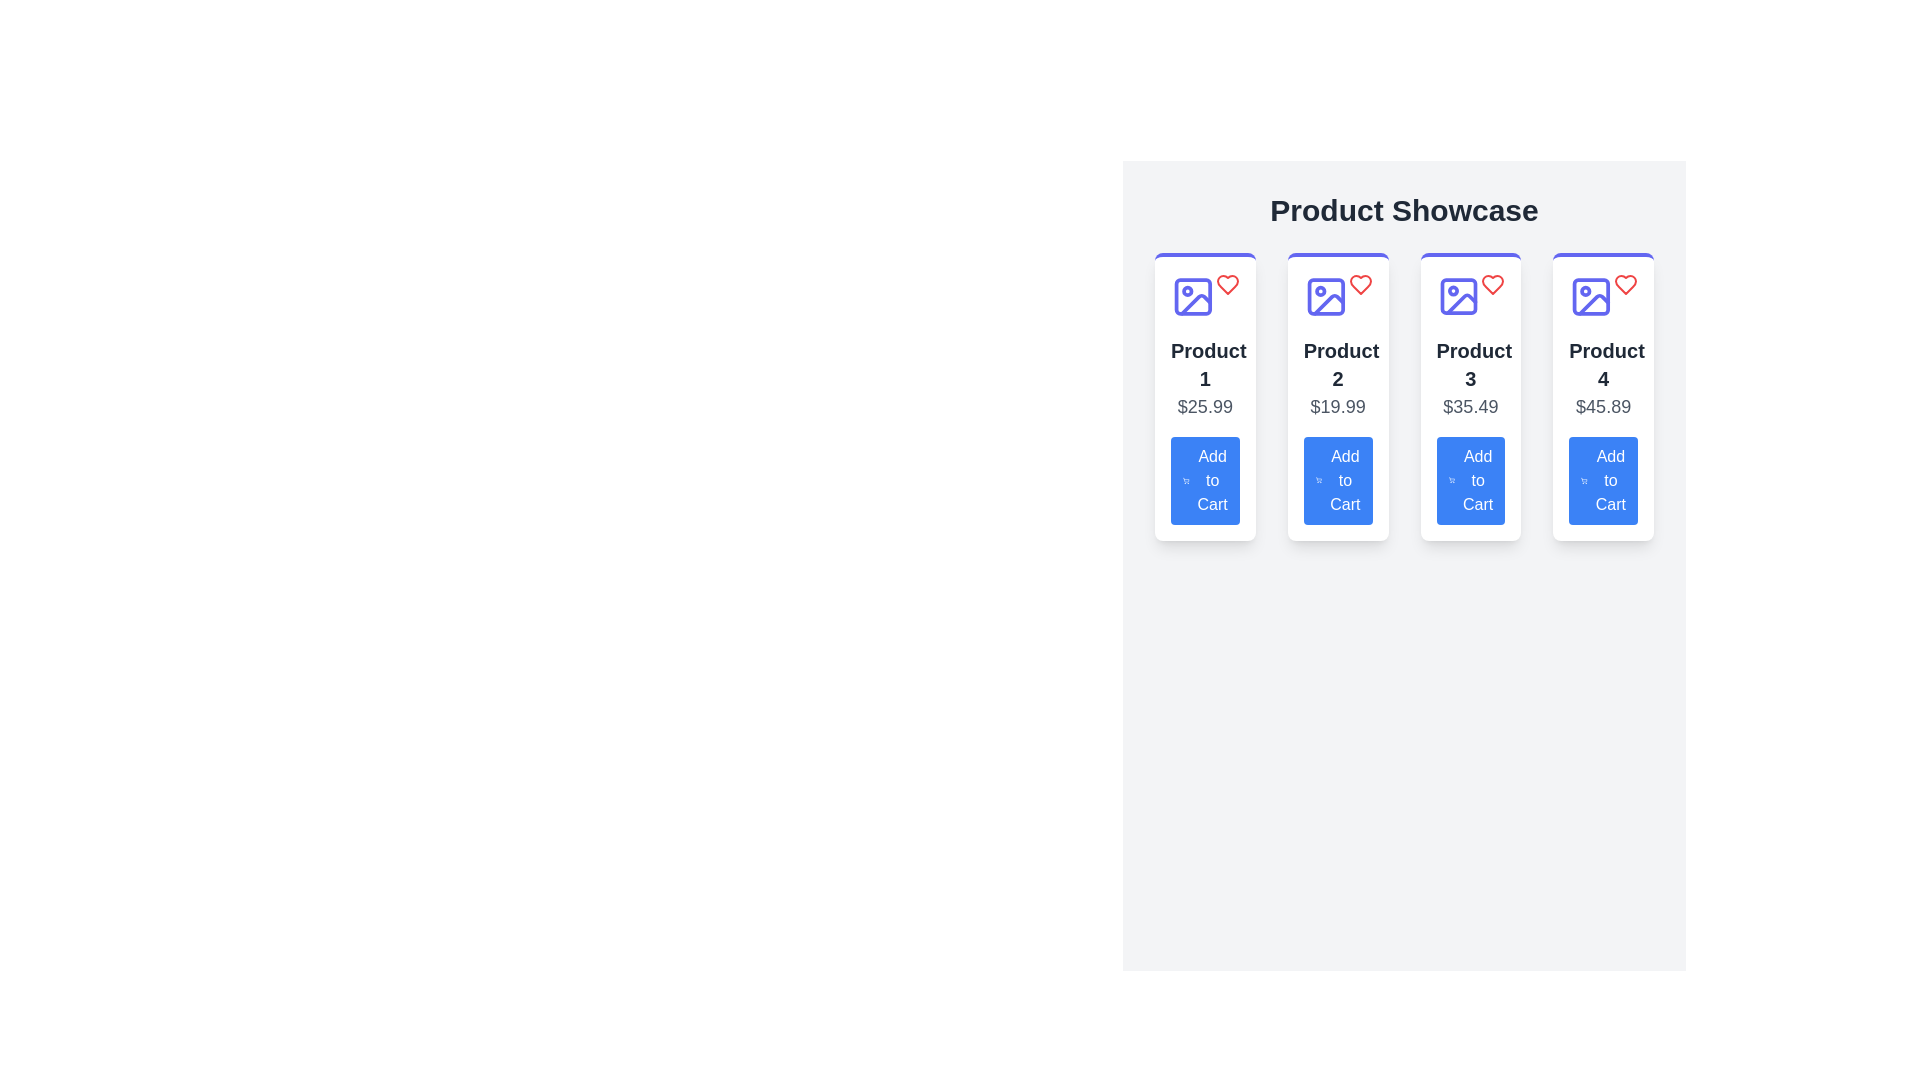 The height and width of the screenshot is (1080, 1920). What do you see at coordinates (1493, 285) in the screenshot?
I see `the heart-shaped icon button outlined in red located in the top-right corner of the card for 'Product 3'` at bounding box center [1493, 285].